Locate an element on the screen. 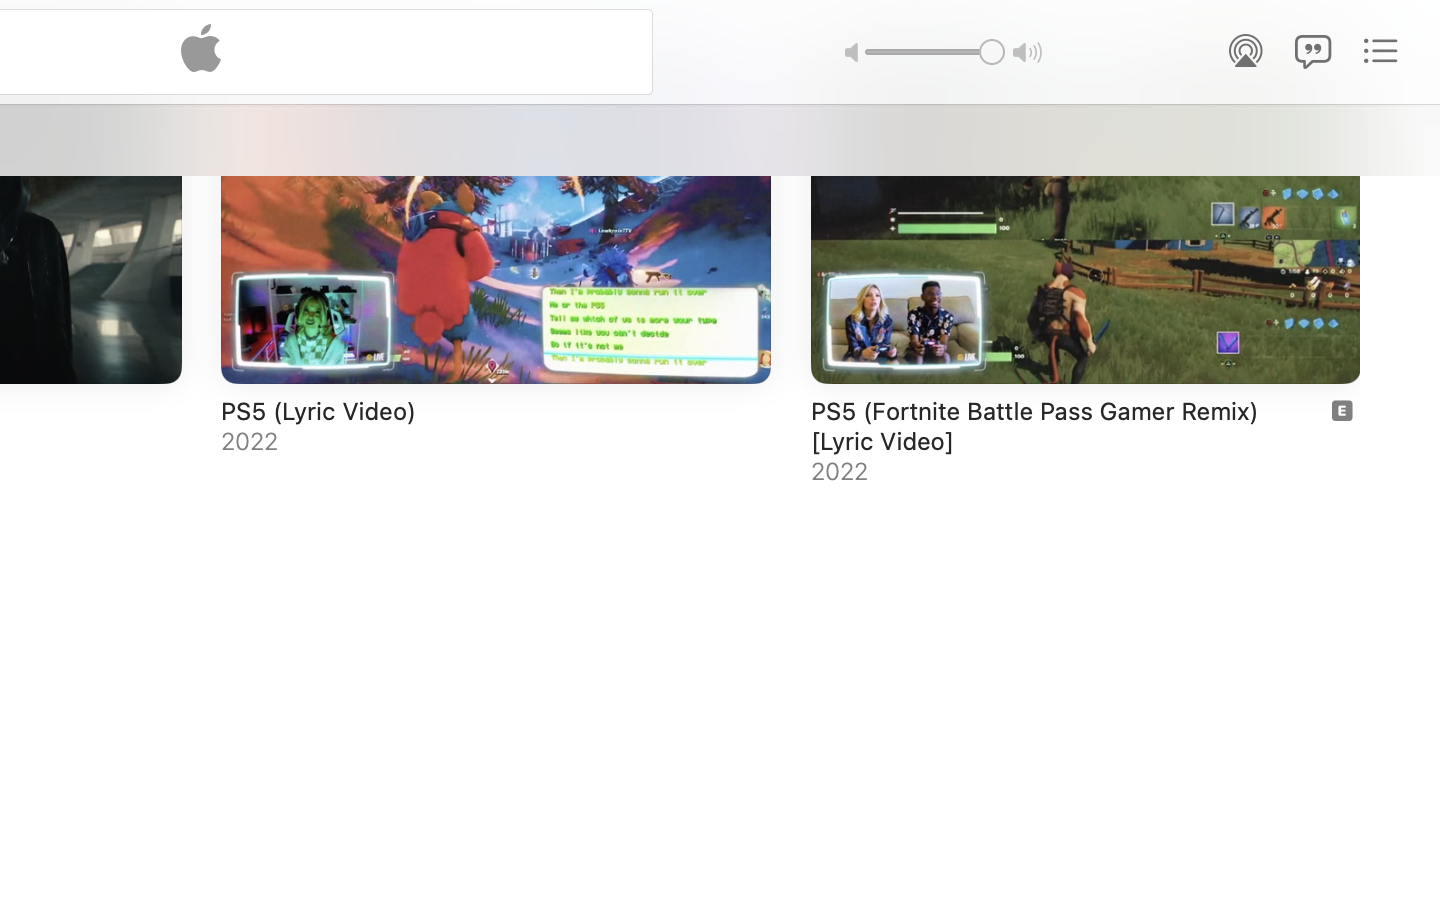  '1.0' is located at coordinates (933, 50).